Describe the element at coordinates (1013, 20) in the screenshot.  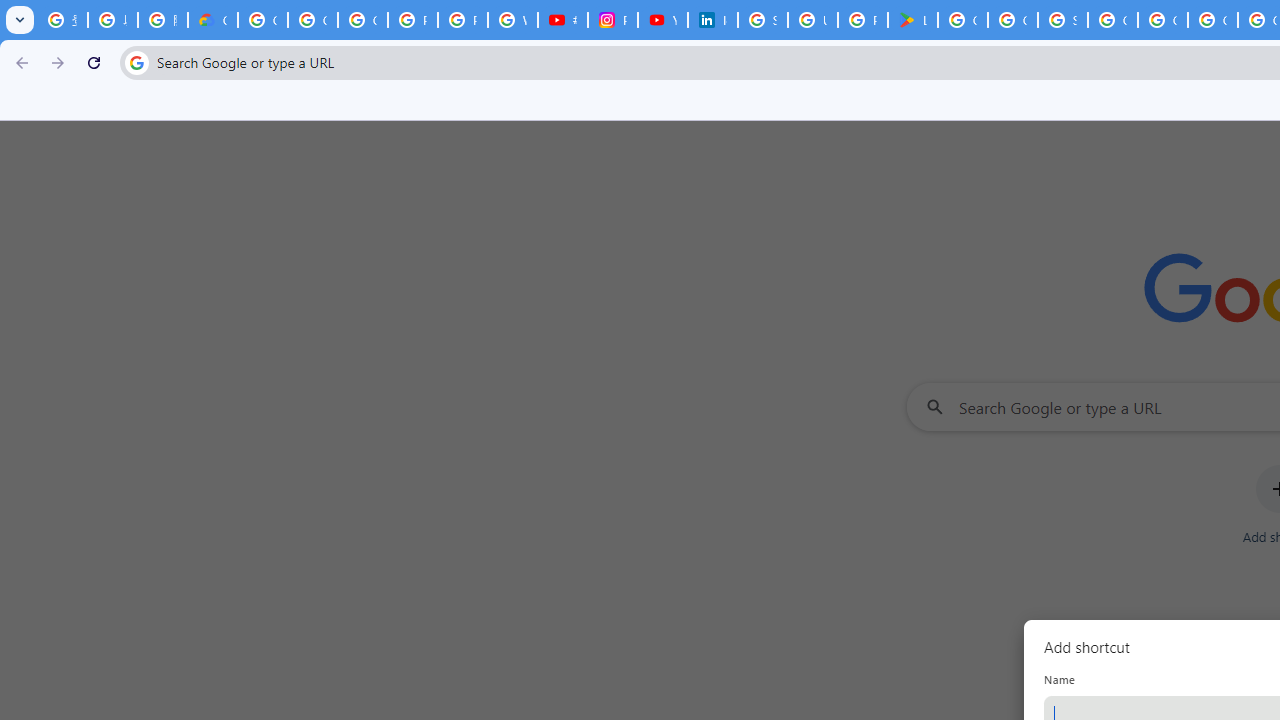
I see `'Google Workspace - Specific Terms'` at that location.